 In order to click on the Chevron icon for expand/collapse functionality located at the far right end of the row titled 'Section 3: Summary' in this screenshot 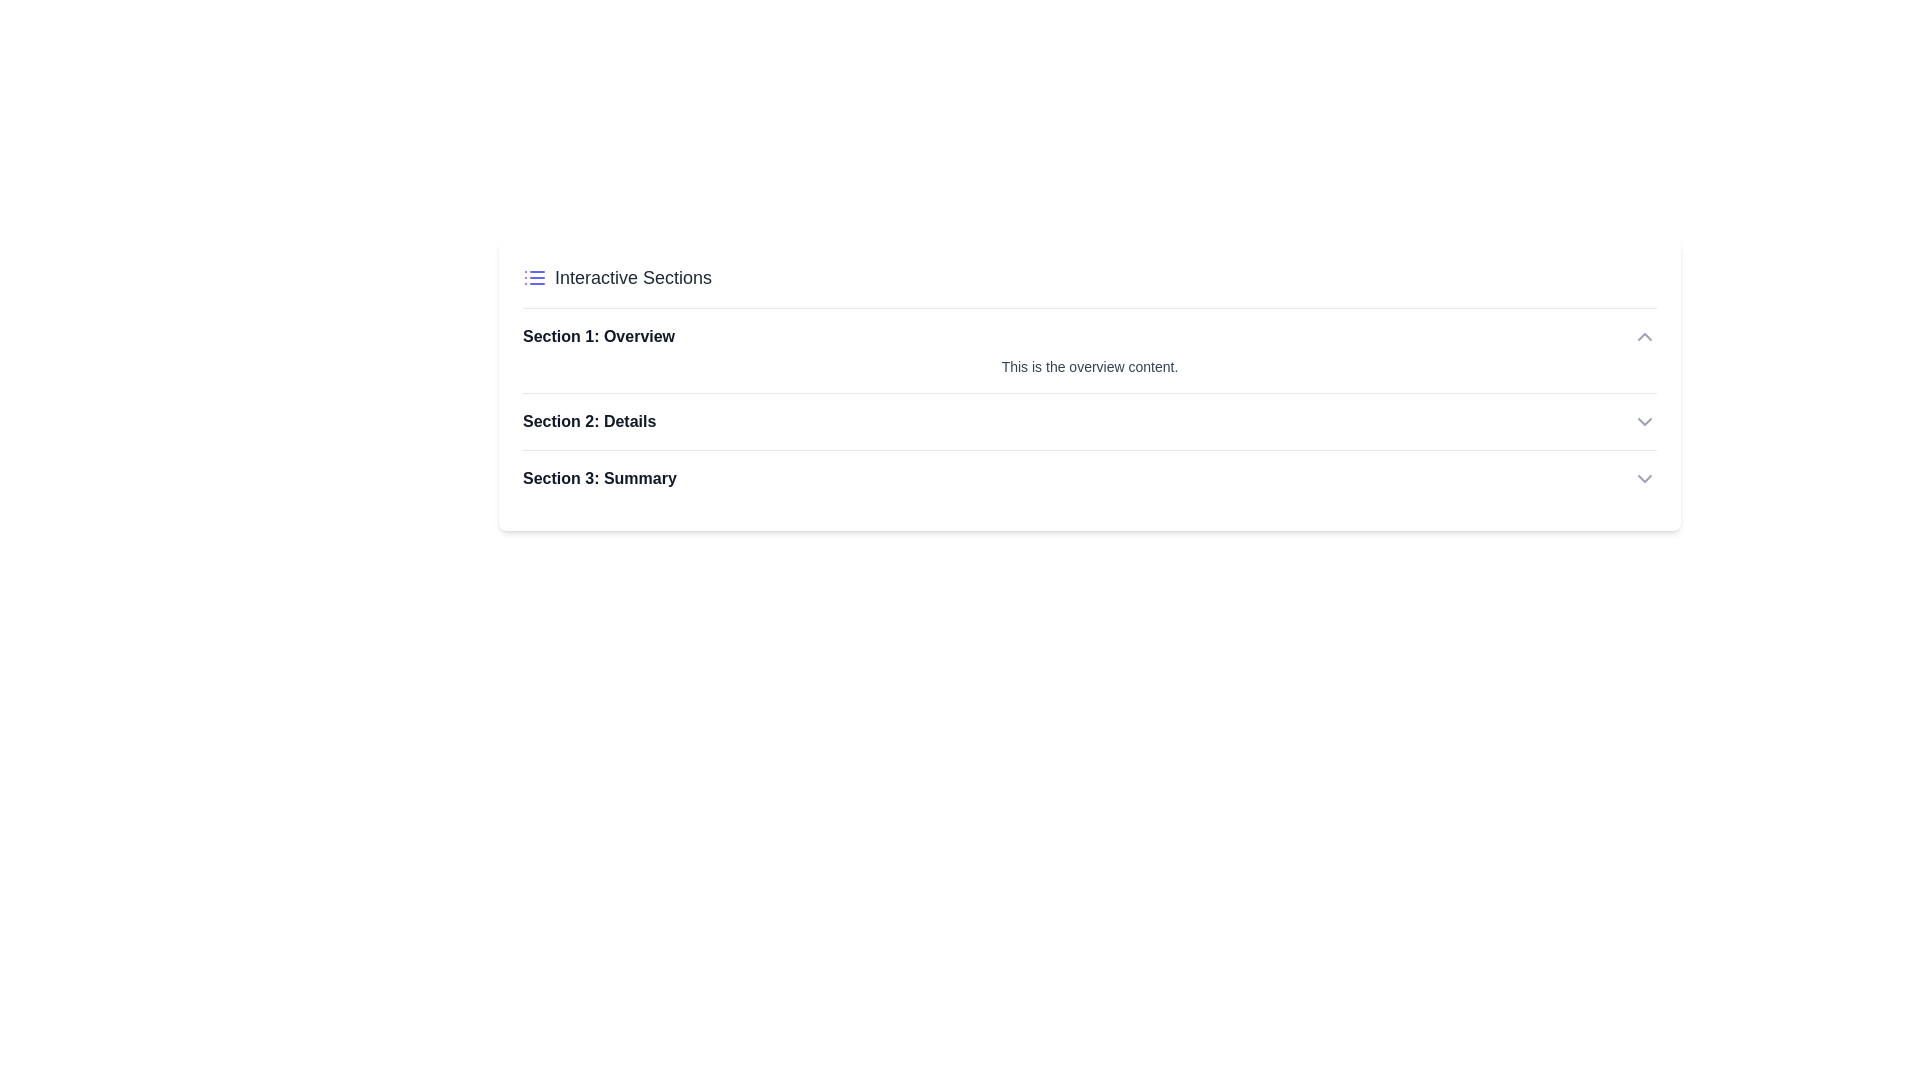, I will do `click(1645, 478)`.